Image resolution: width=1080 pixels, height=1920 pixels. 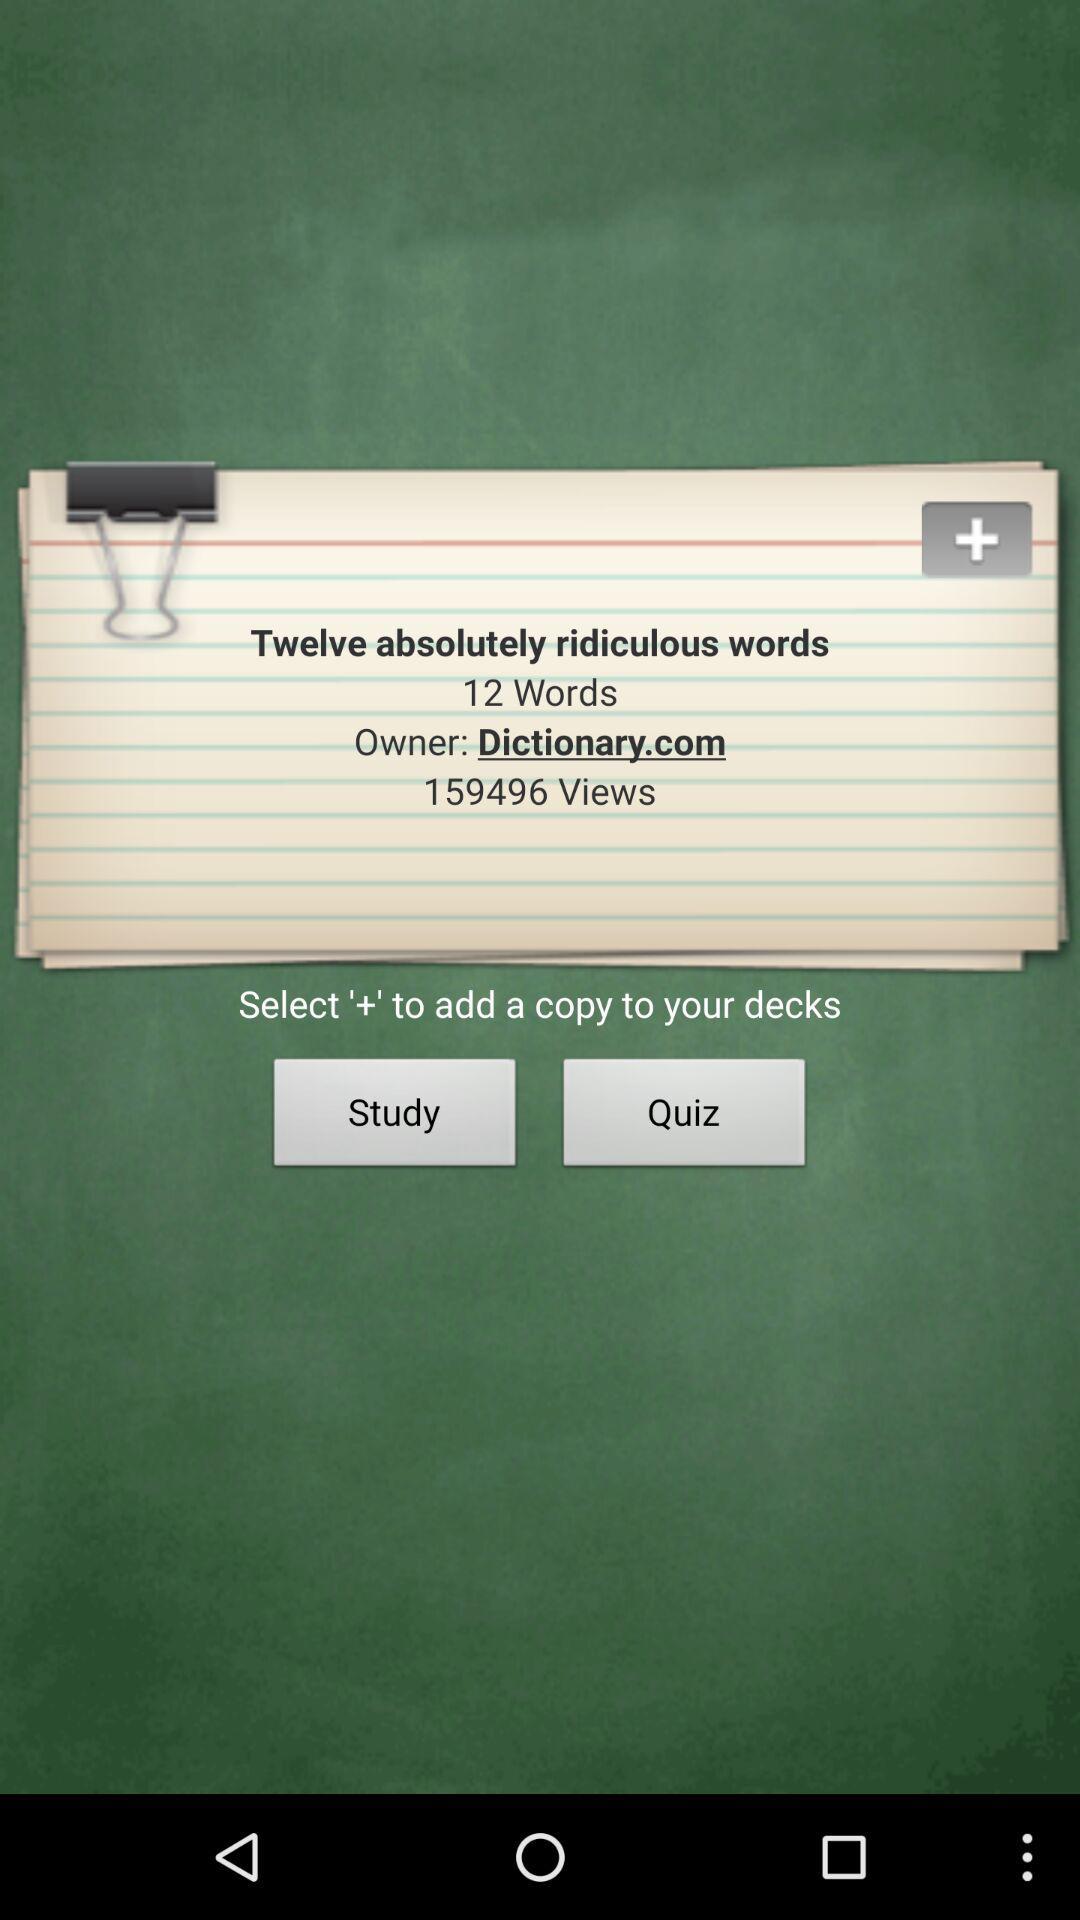 I want to click on card, so click(x=1000, y=515).